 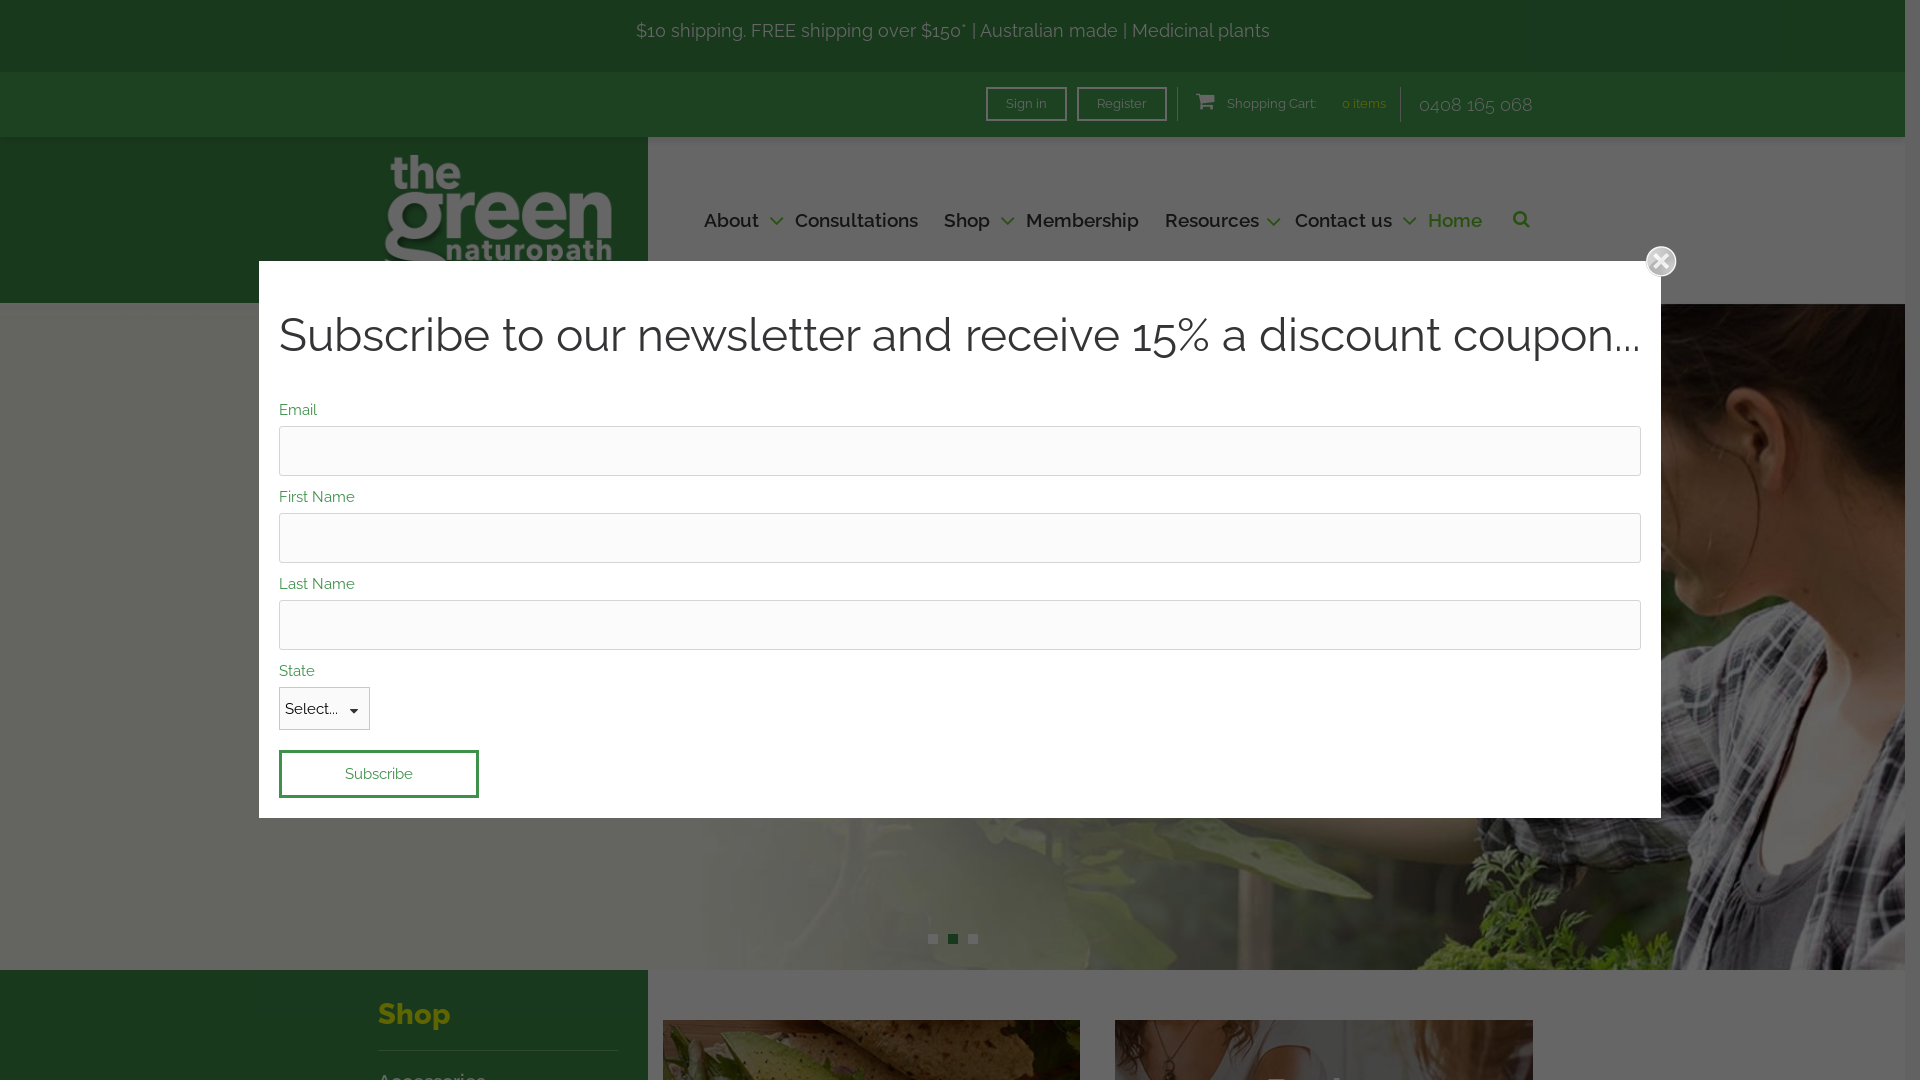 What do you see at coordinates (1660, 260) in the screenshot?
I see `'Close'` at bounding box center [1660, 260].